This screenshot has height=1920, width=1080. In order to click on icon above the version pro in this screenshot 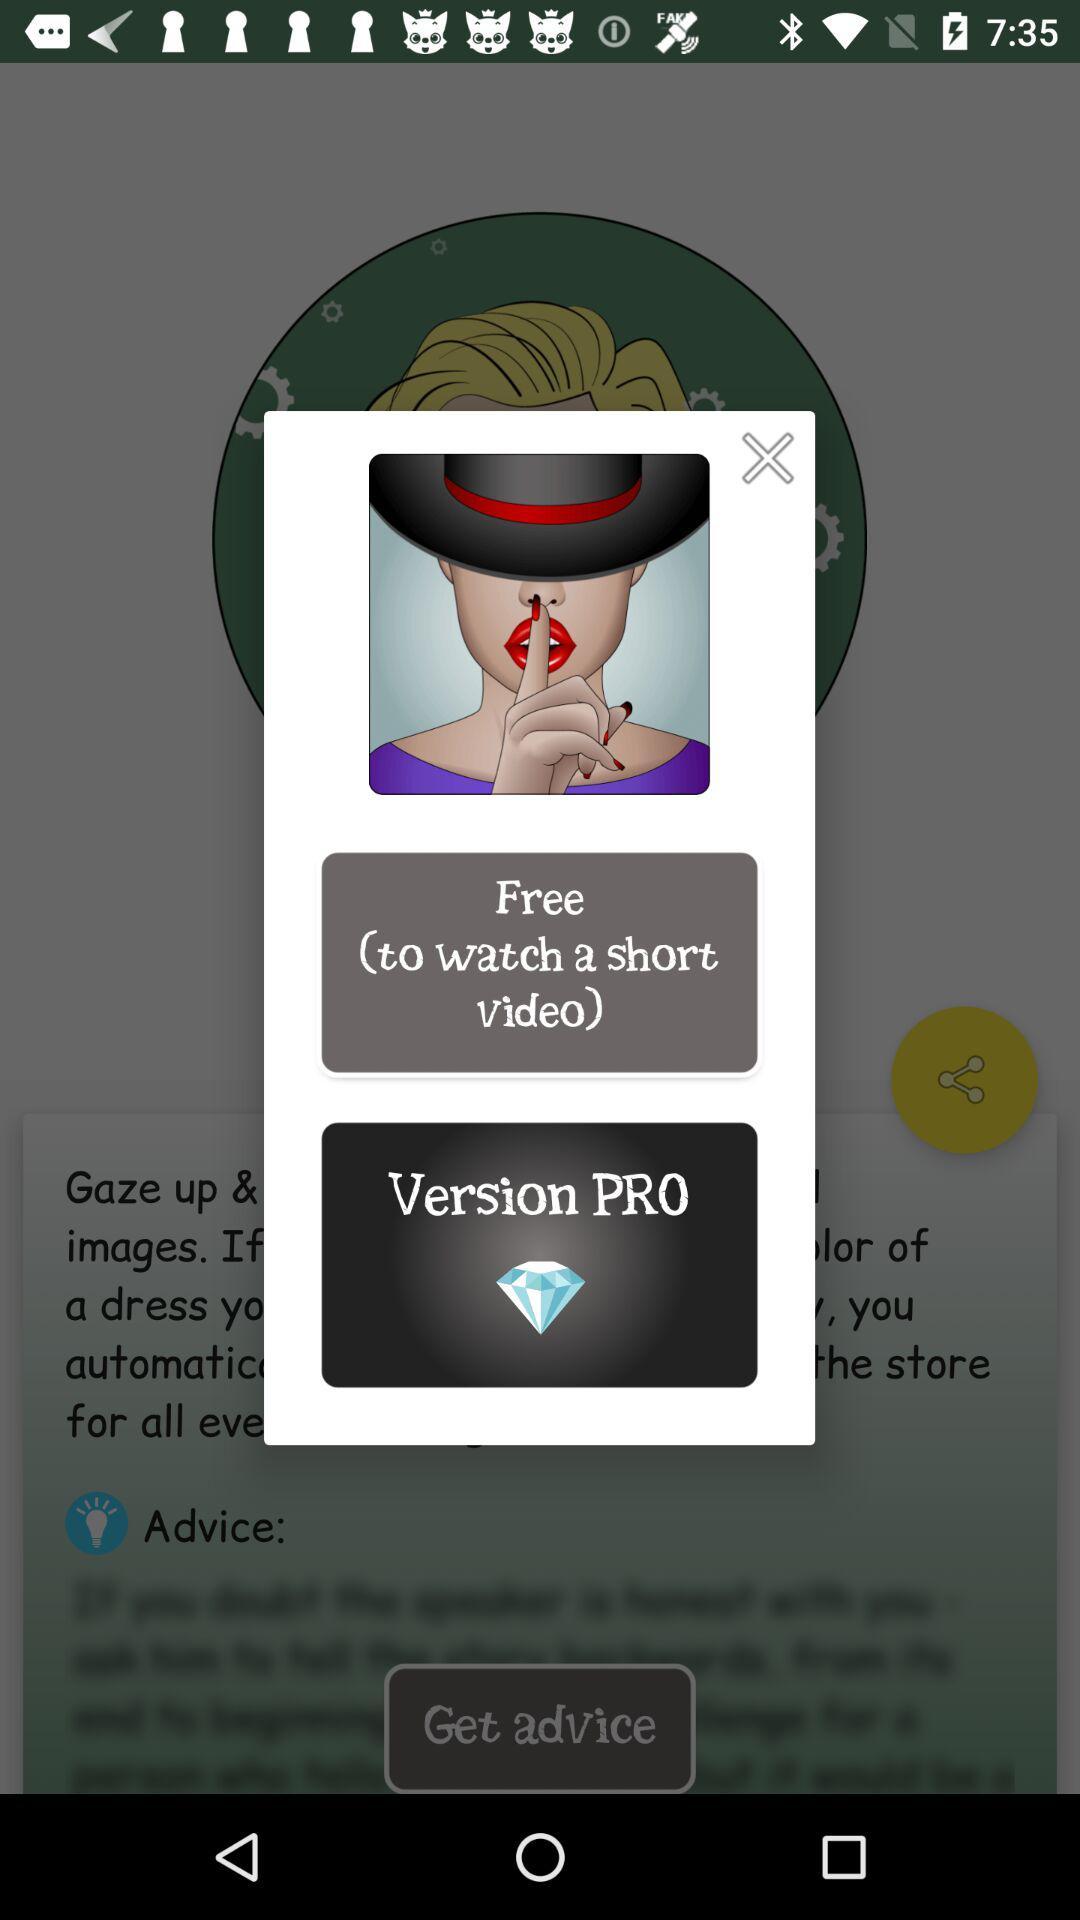, I will do `click(538, 962)`.